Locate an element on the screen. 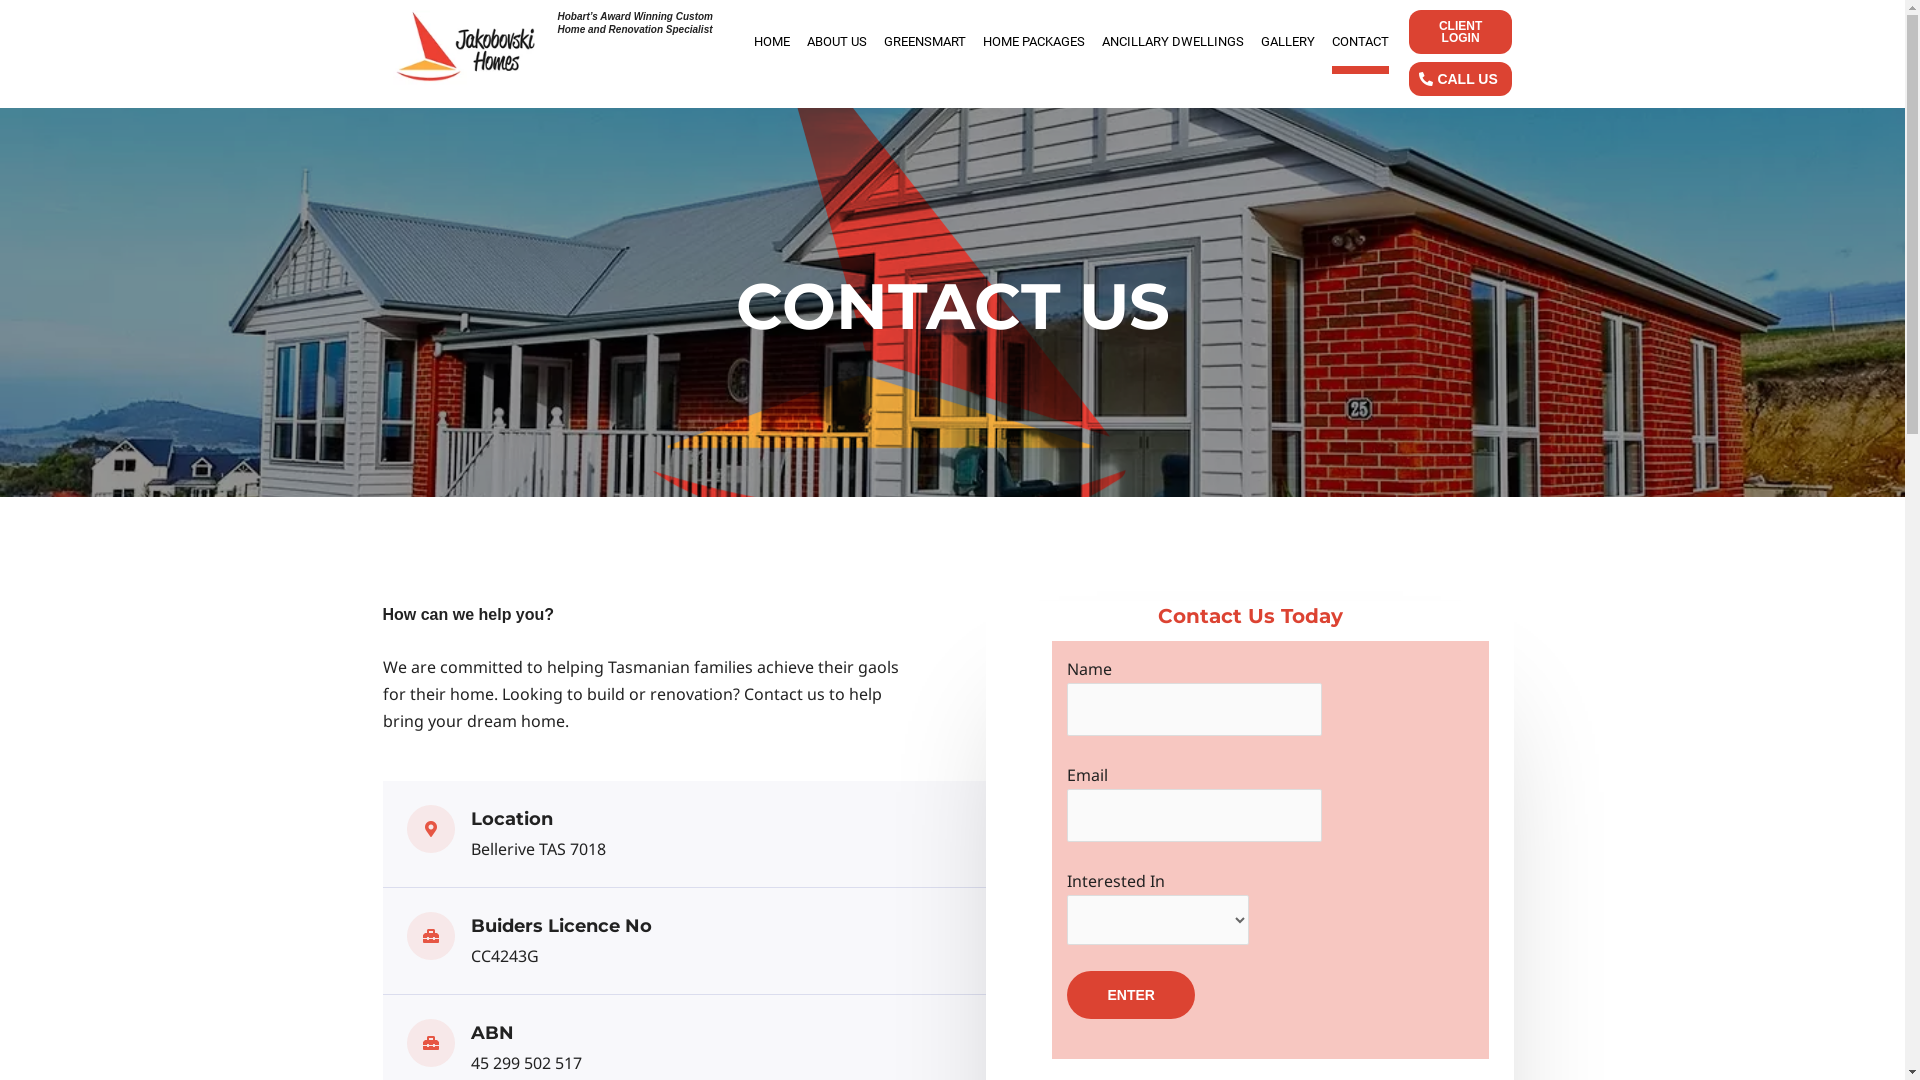  'HOME' is located at coordinates (771, 42).